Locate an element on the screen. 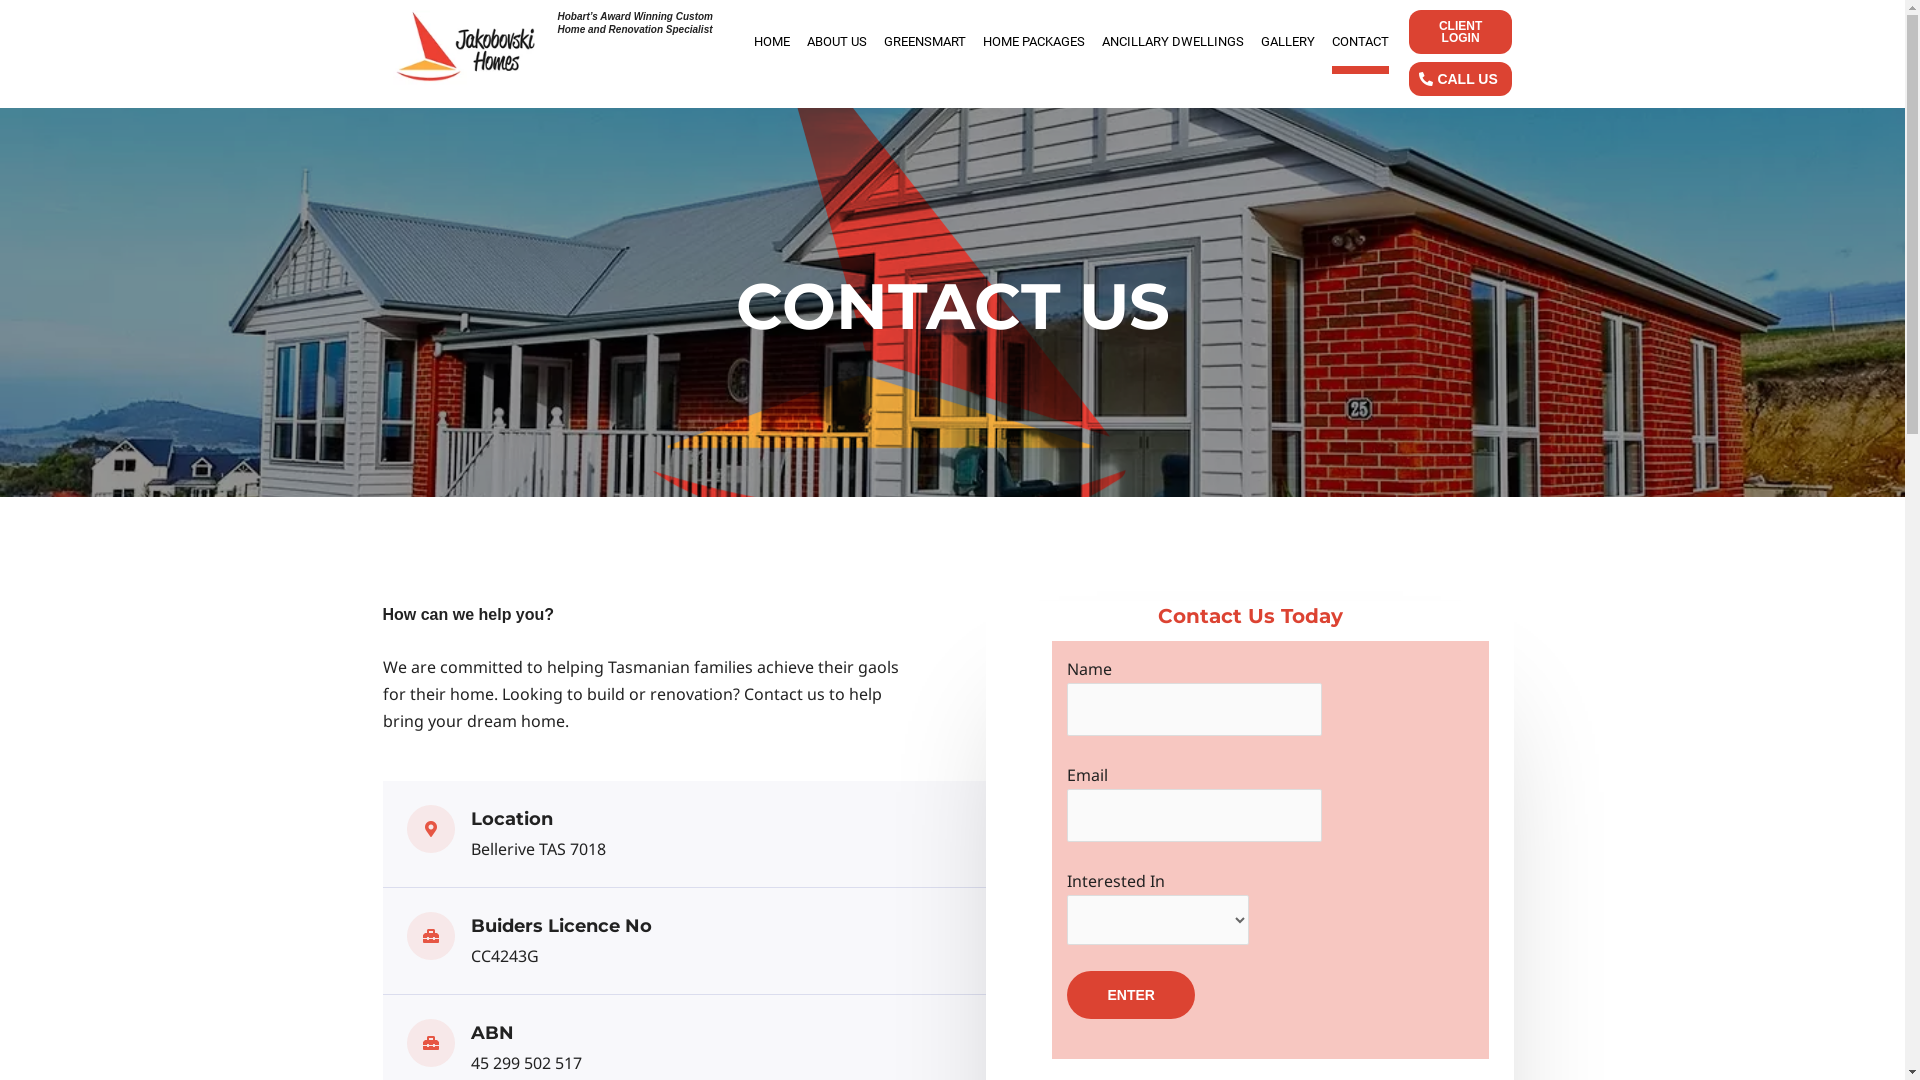  'HOME' is located at coordinates (771, 42).